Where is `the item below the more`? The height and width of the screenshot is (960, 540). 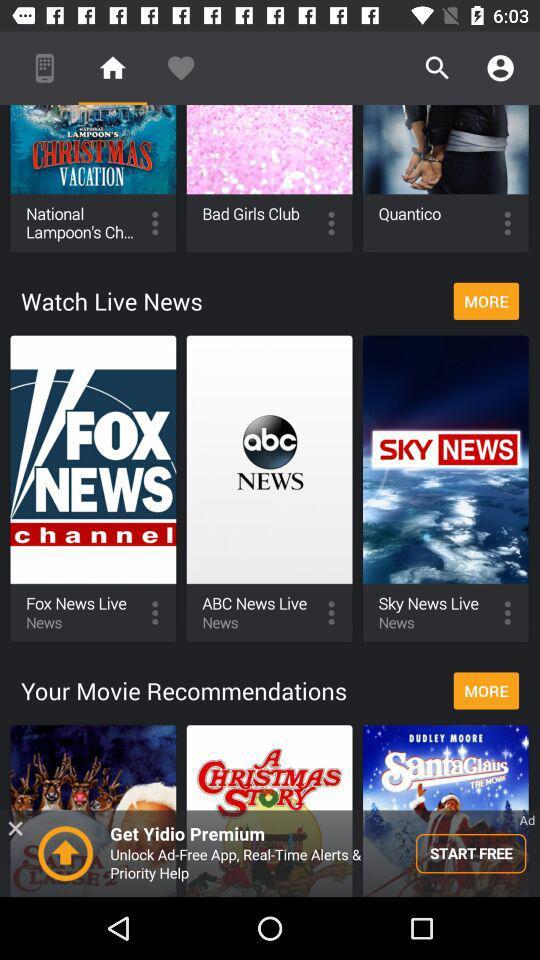
the item below the more is located at coordinates (270, 852).